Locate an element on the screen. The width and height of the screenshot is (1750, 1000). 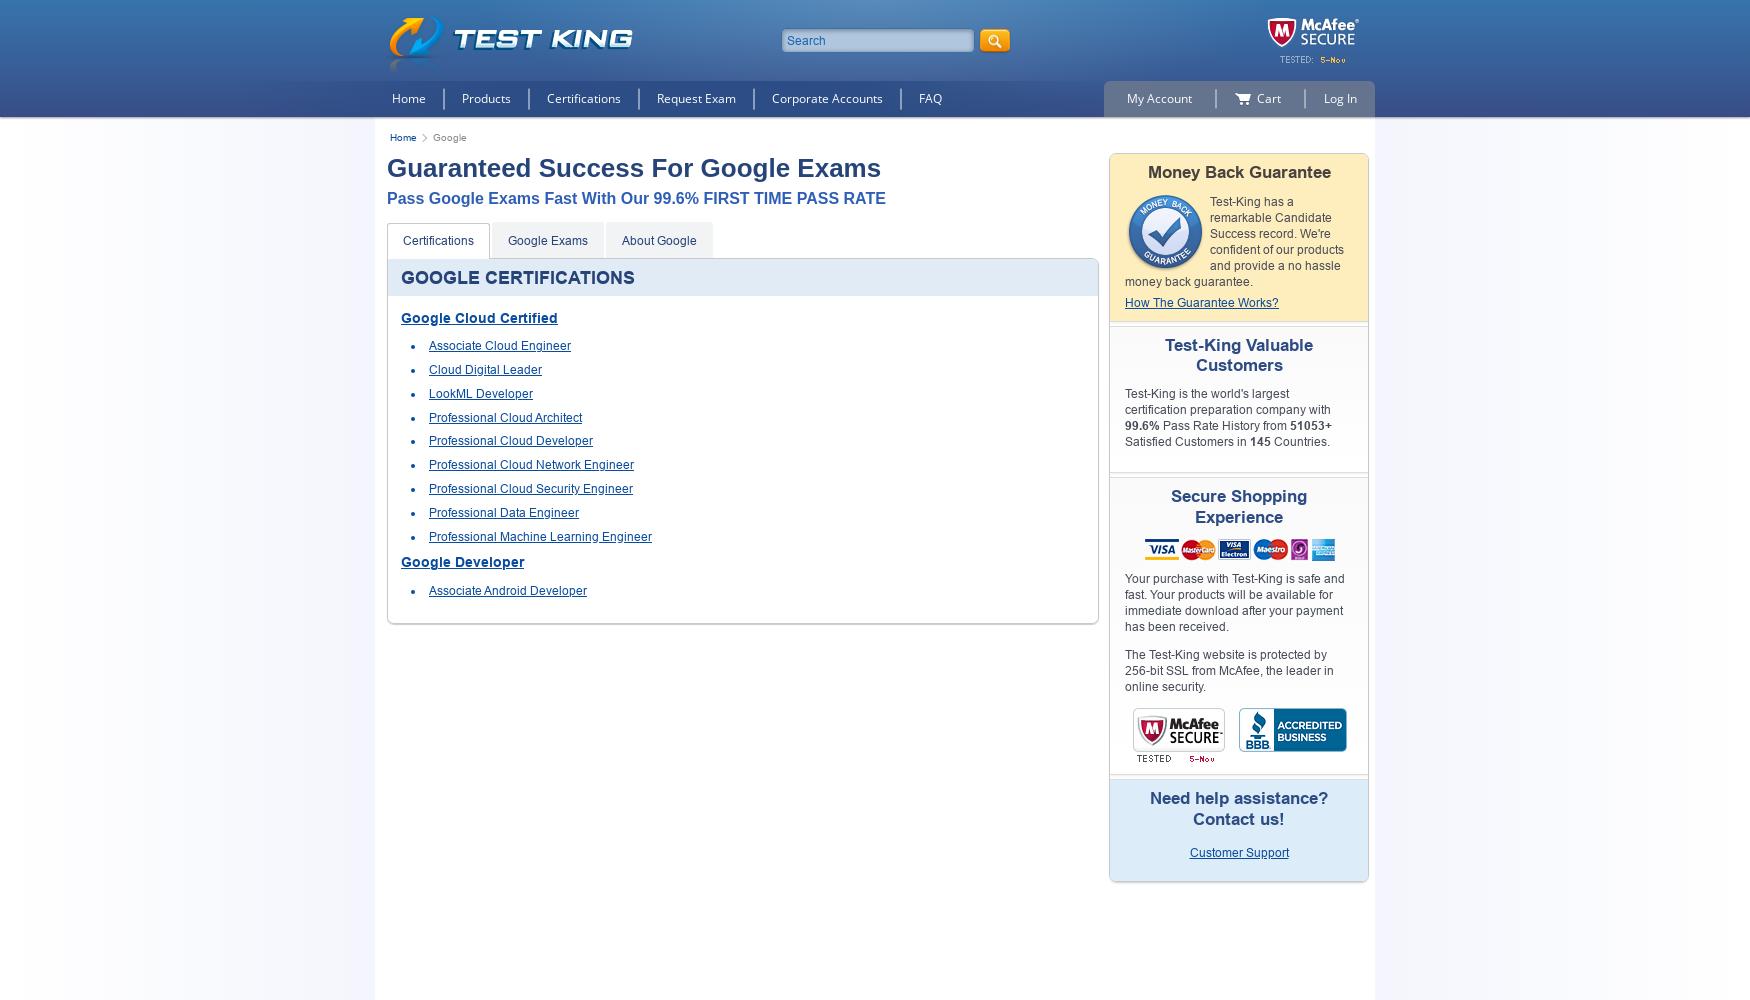
'Pass Rate History from' is located at coordinates (1159, 426).